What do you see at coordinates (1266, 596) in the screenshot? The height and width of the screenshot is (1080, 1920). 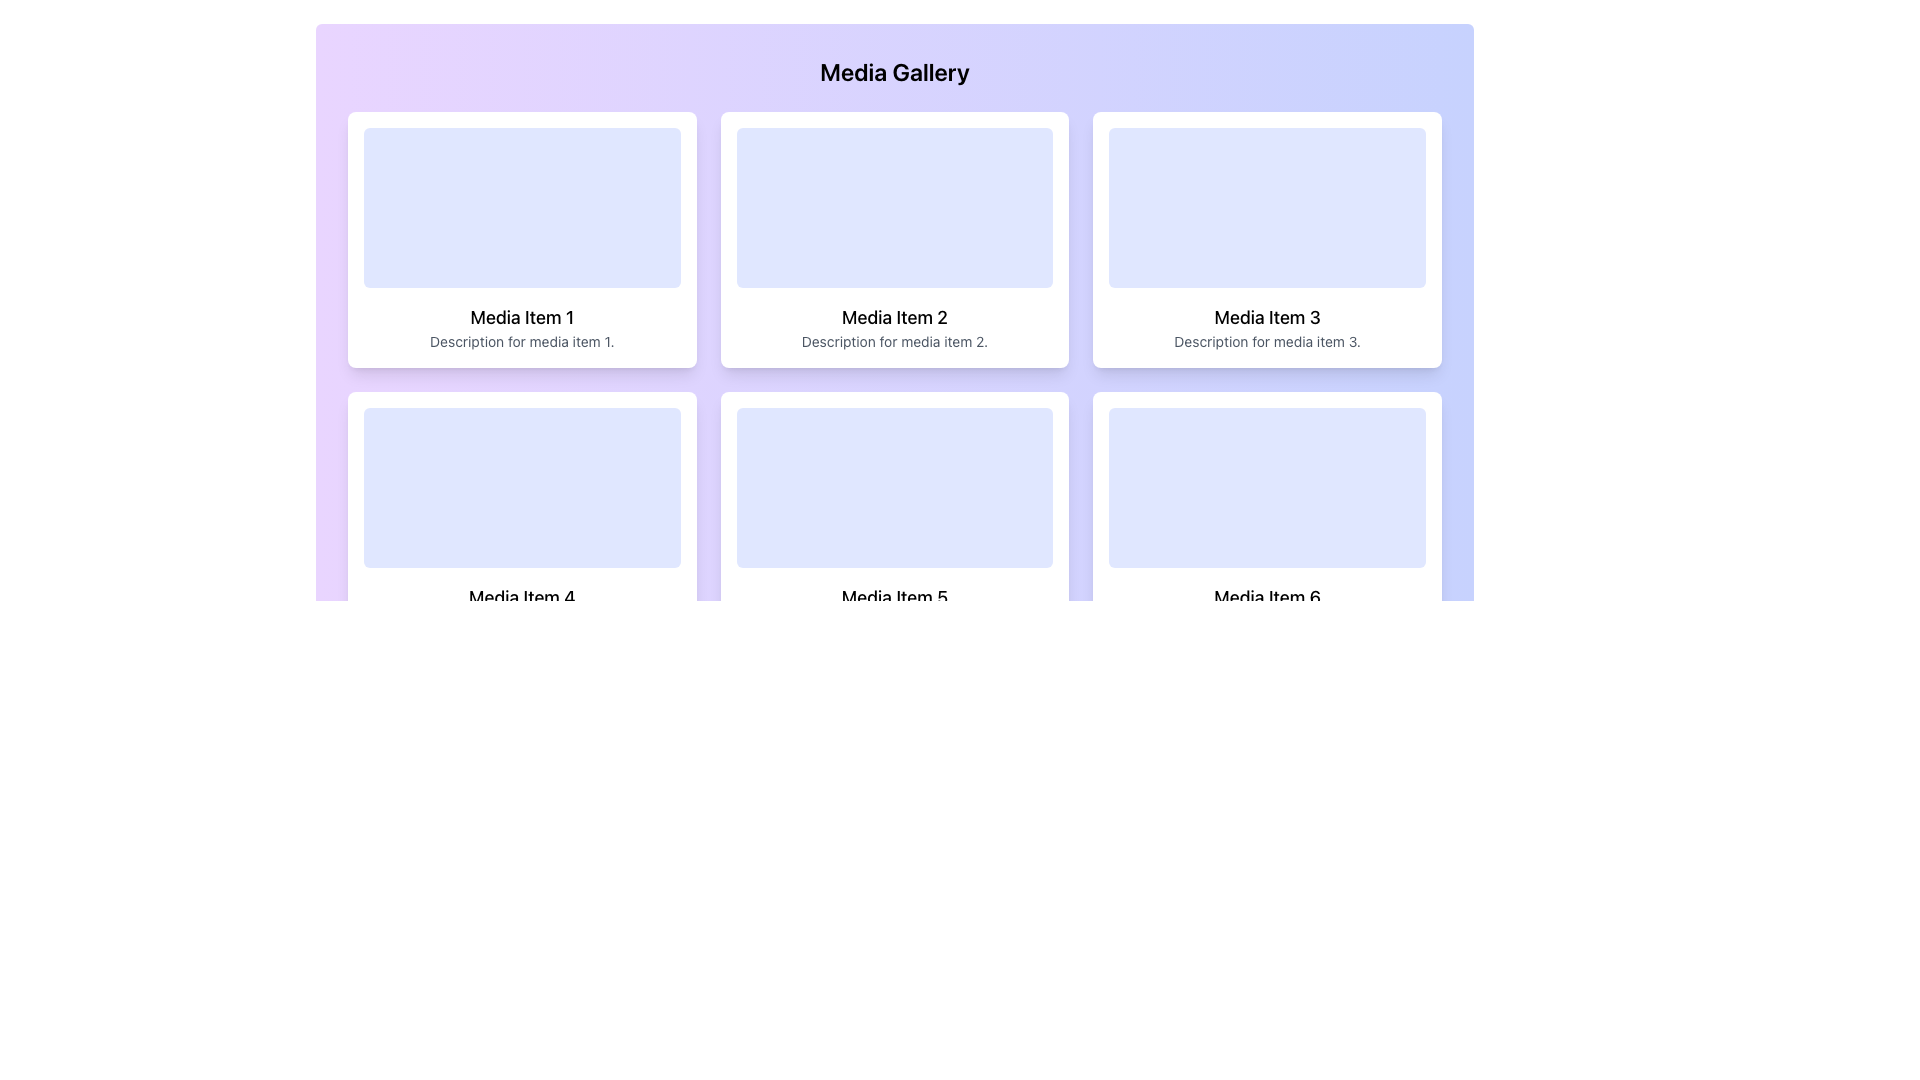 I see `text label that identifies 'Media Item 6', located in the last card on the second row of the media gallery grid` at bounding box center [1266, 596].